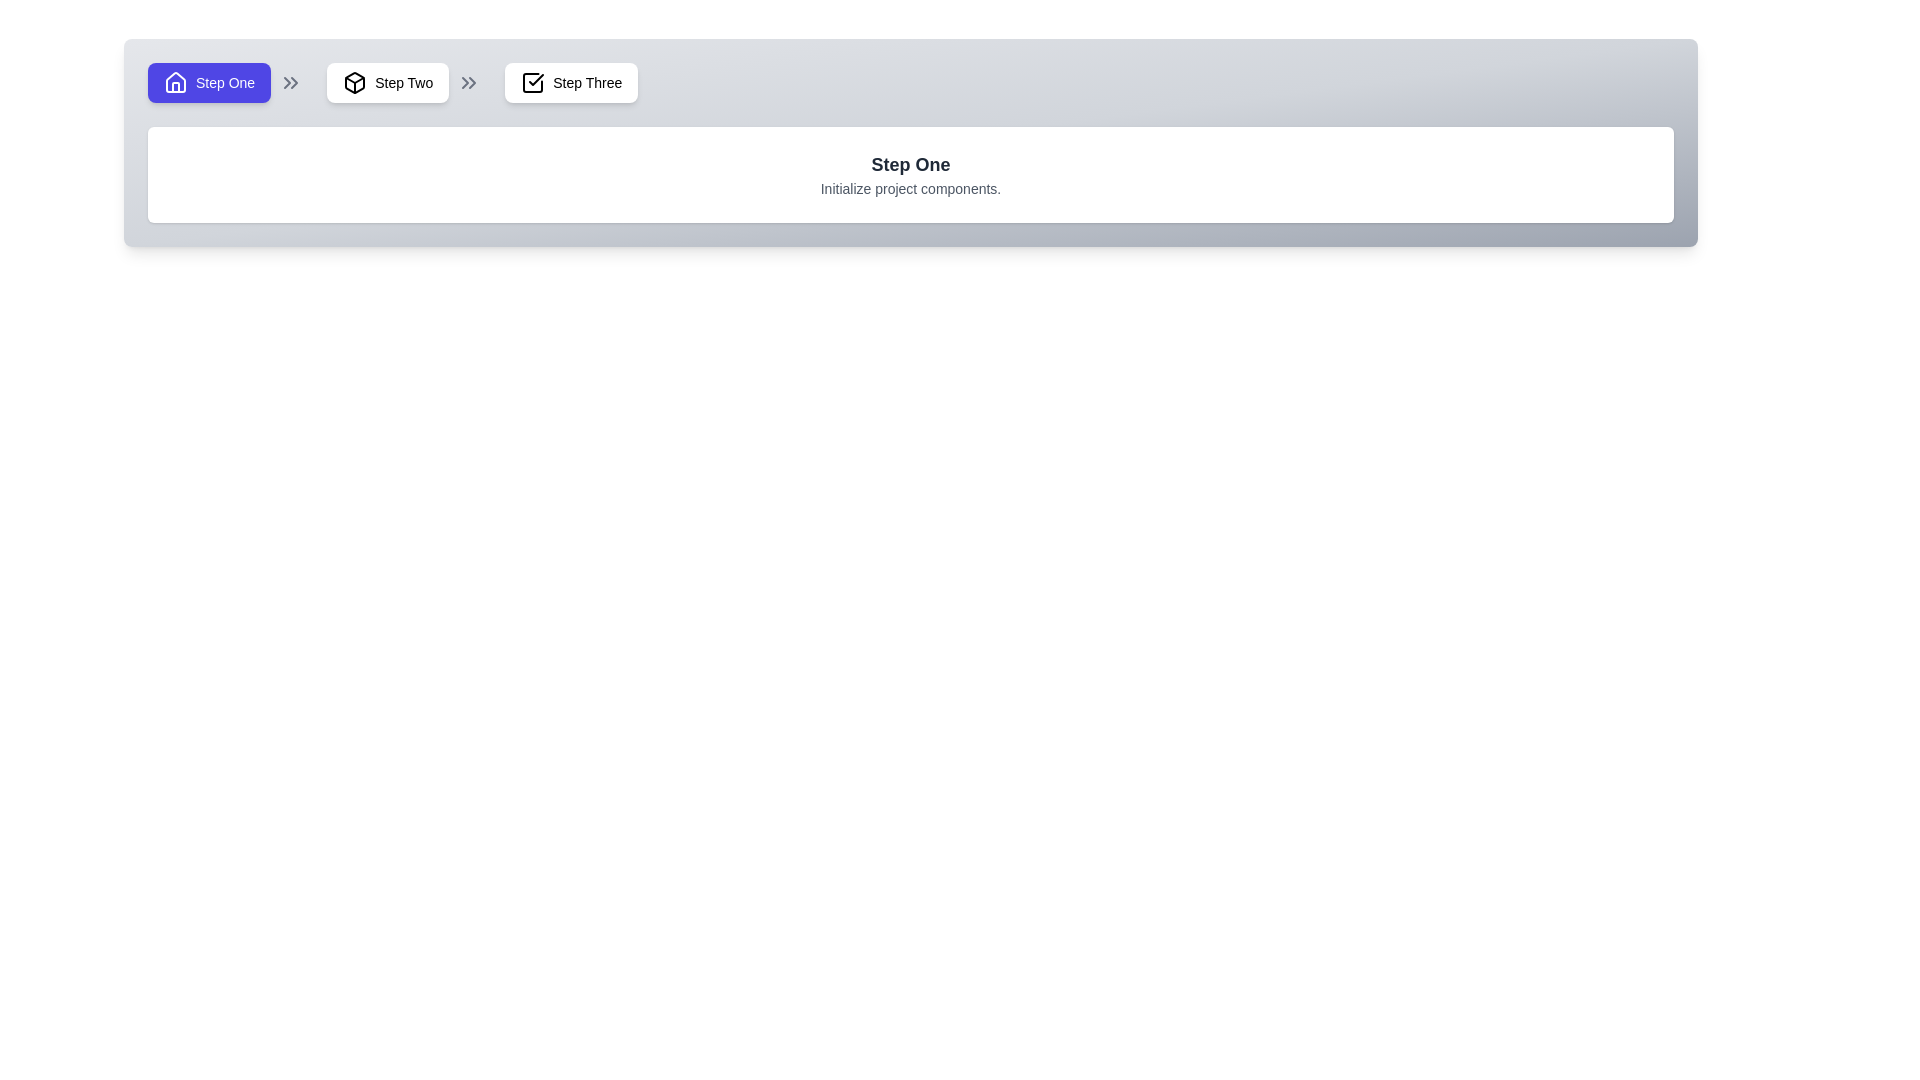 The width and height of the screenshot is (1920, 1080). I want to click on the house icon with a circular blue background located to the left of the text 'Step One' in the navigation bar, so click(176, 82).